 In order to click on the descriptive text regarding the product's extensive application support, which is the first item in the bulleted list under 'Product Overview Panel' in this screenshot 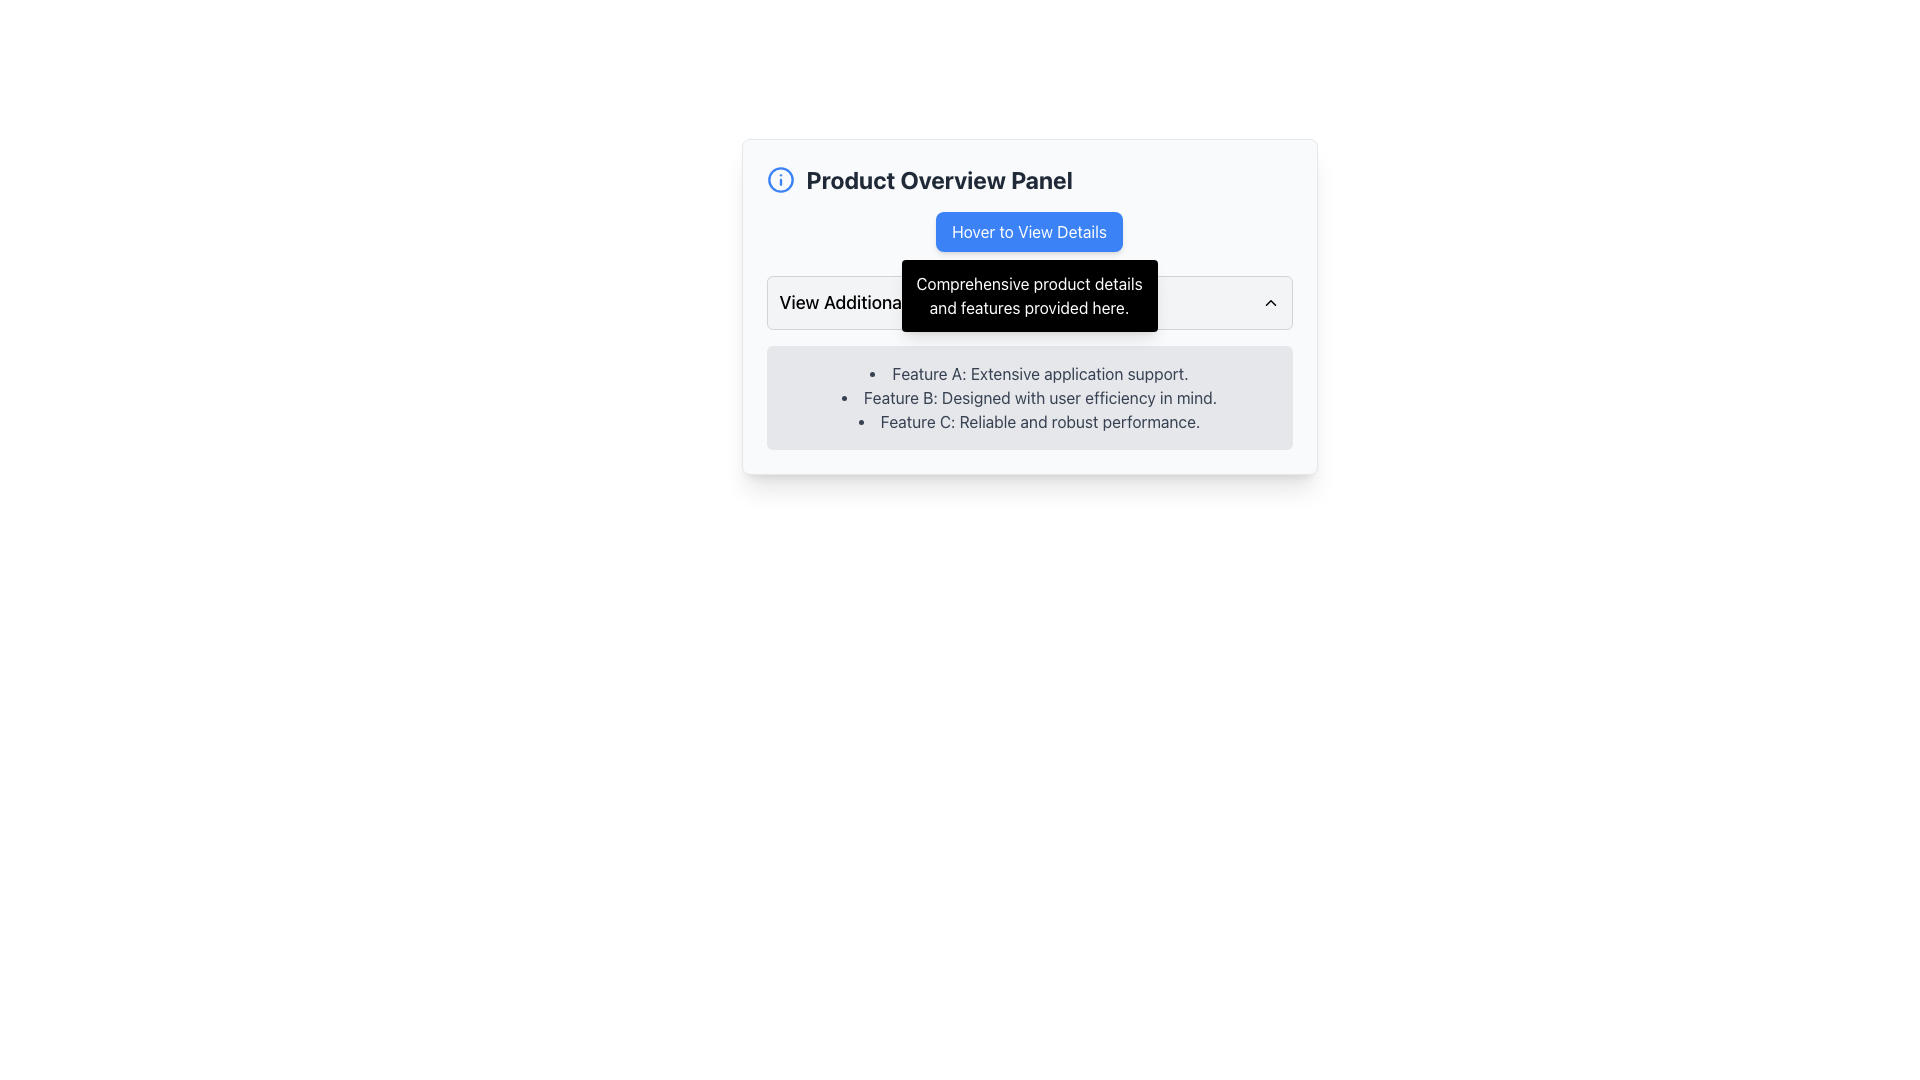, I will do `click(1029, 374)`.